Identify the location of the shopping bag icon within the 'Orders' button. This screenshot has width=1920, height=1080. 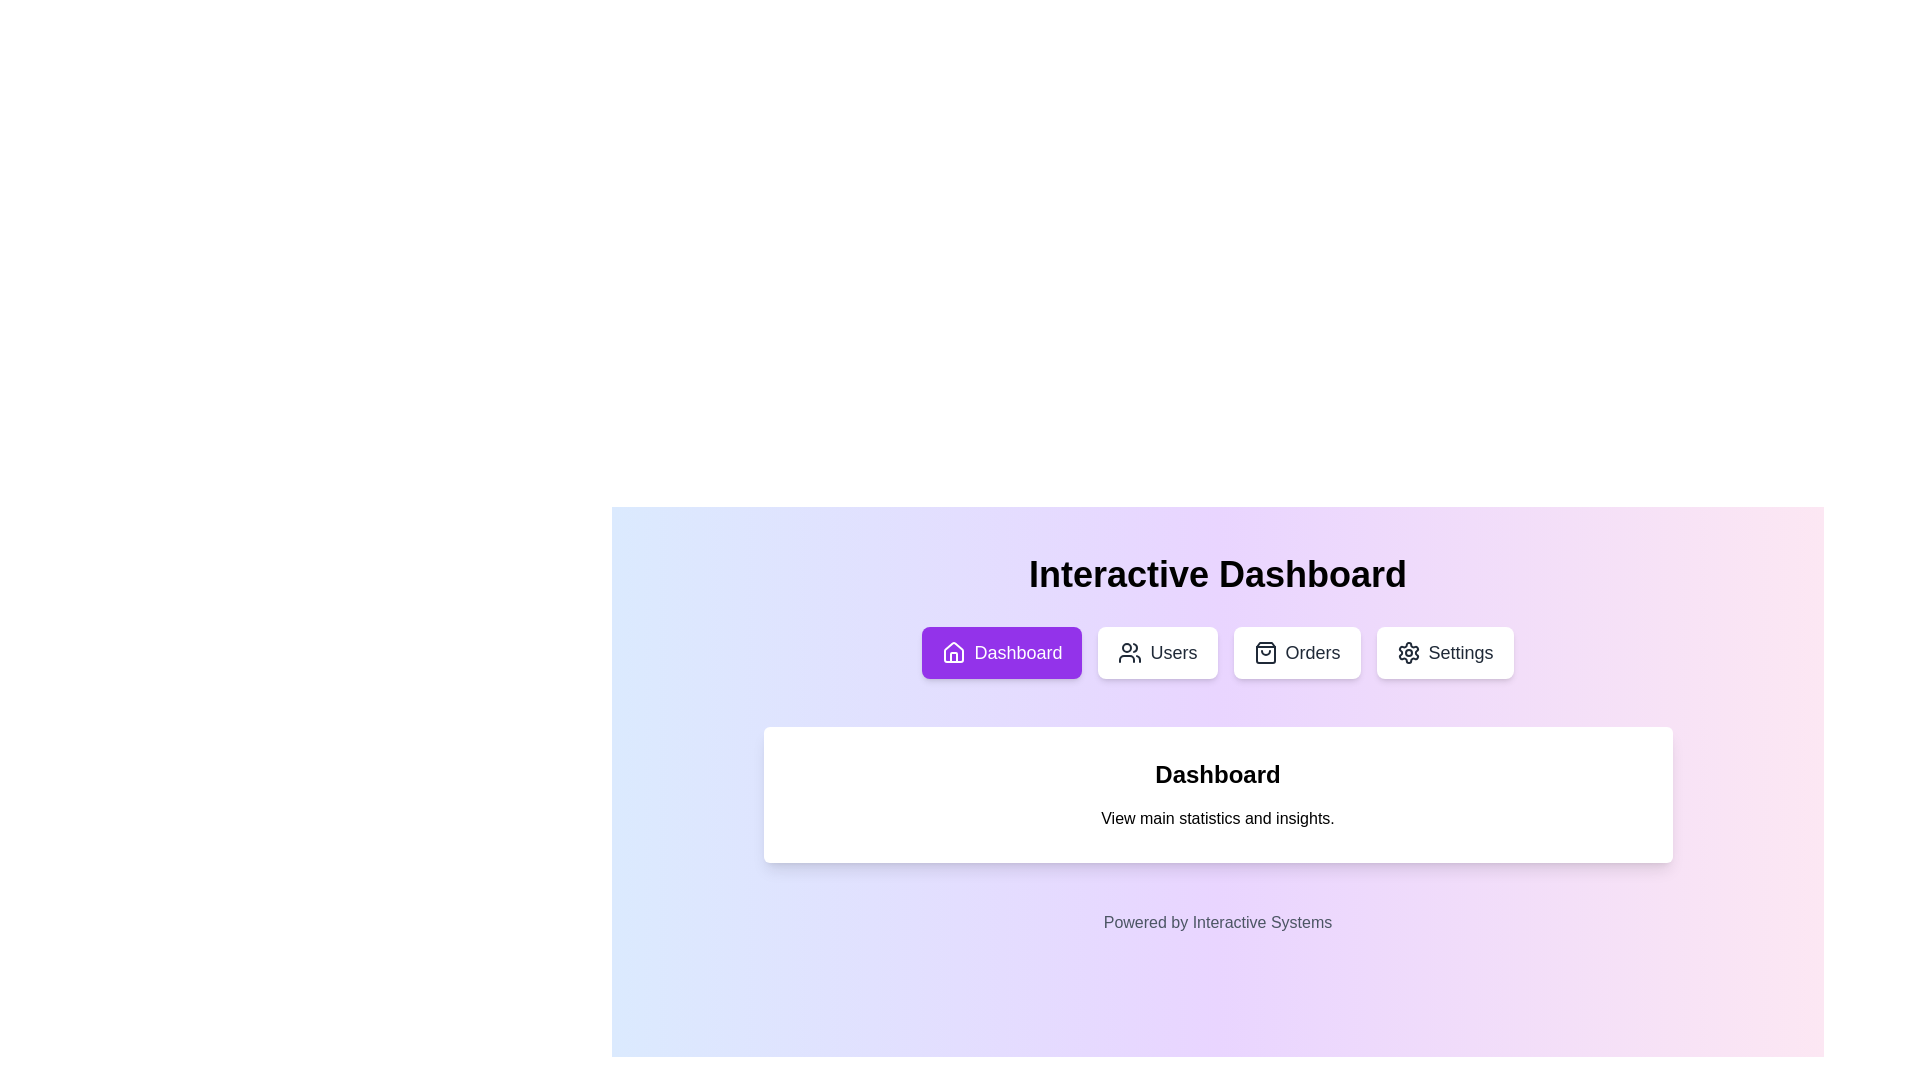
(1264, 652).